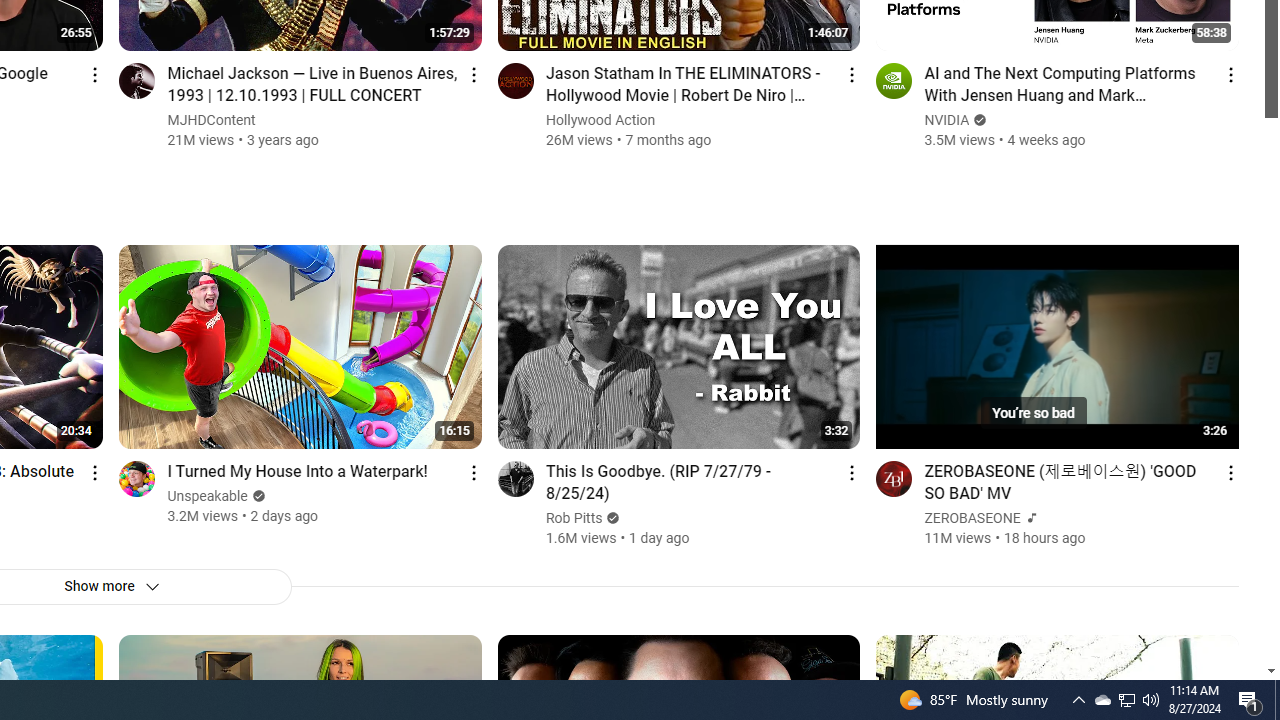  Describe the element at coordinates (973, 517) in the screenshot. I see `'ZEROBASEONE'` at that location.